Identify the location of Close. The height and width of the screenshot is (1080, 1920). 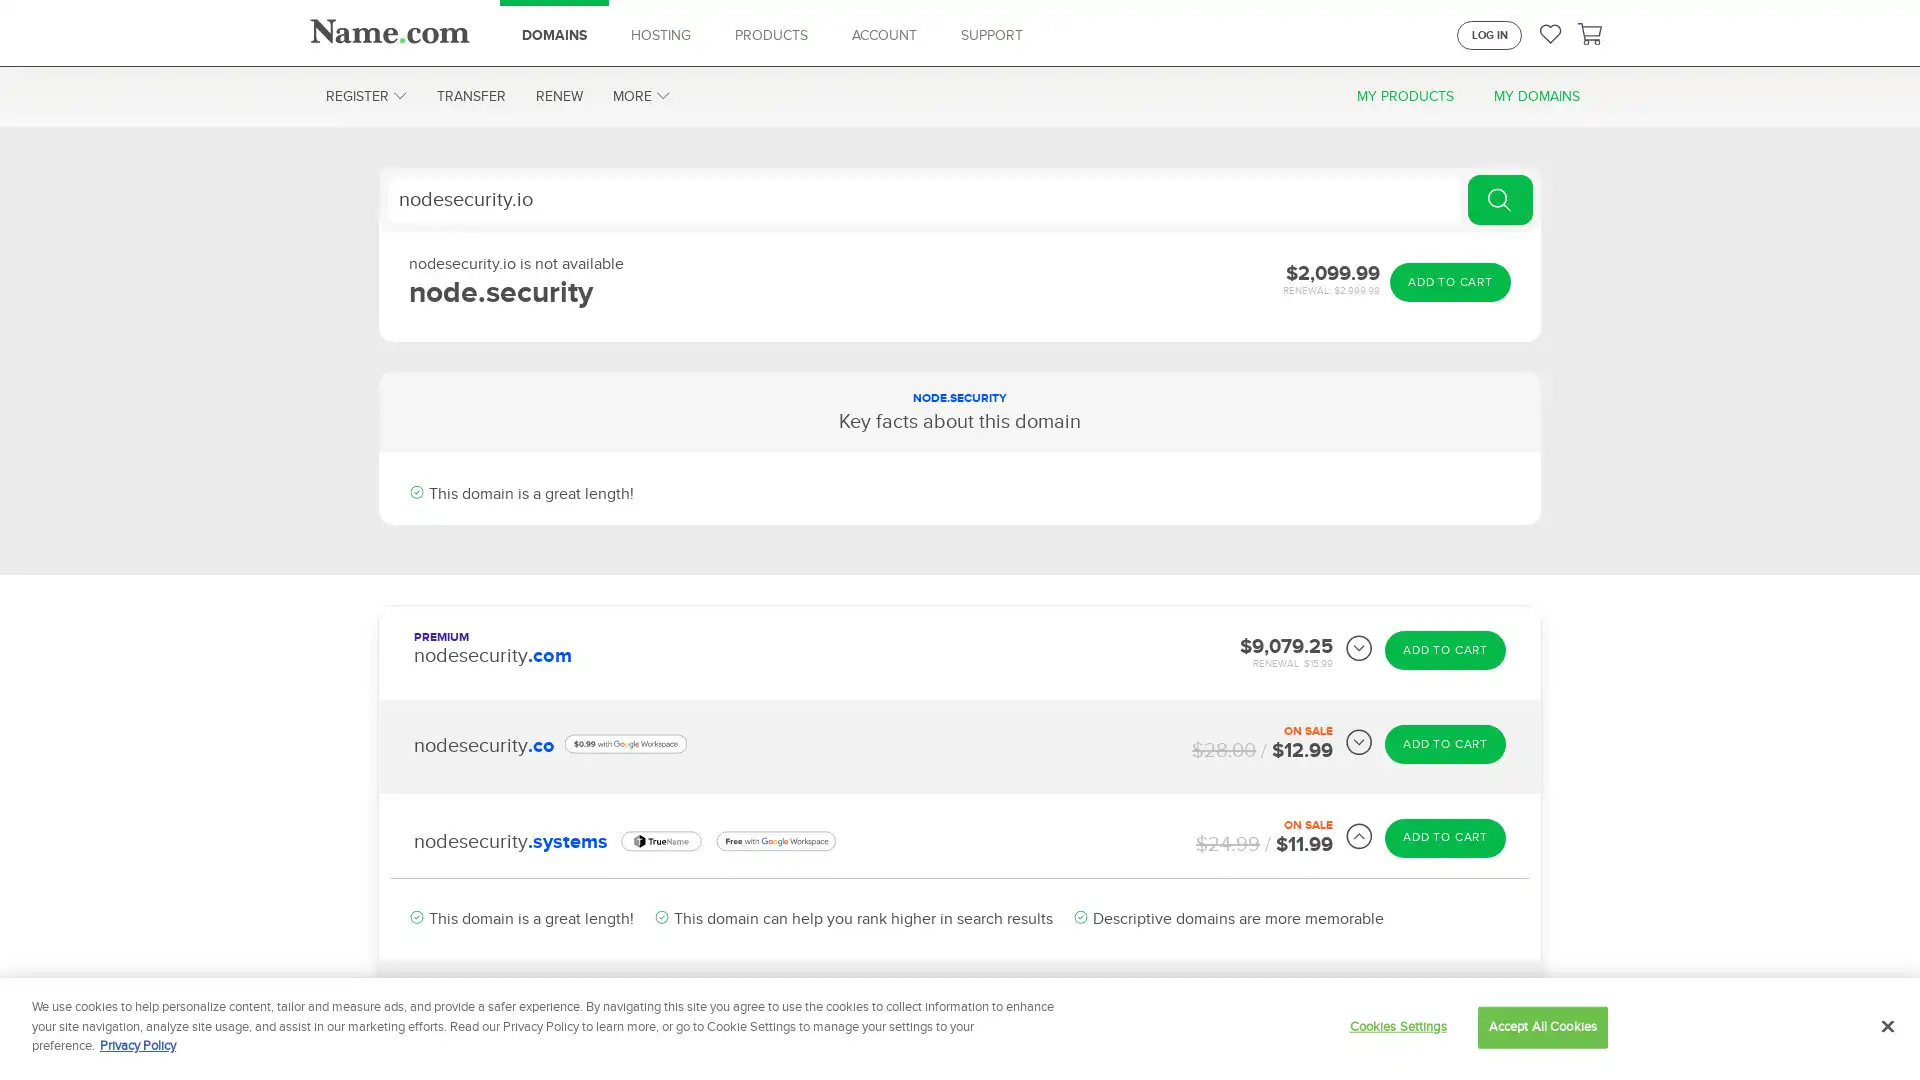
(1886, 1026).